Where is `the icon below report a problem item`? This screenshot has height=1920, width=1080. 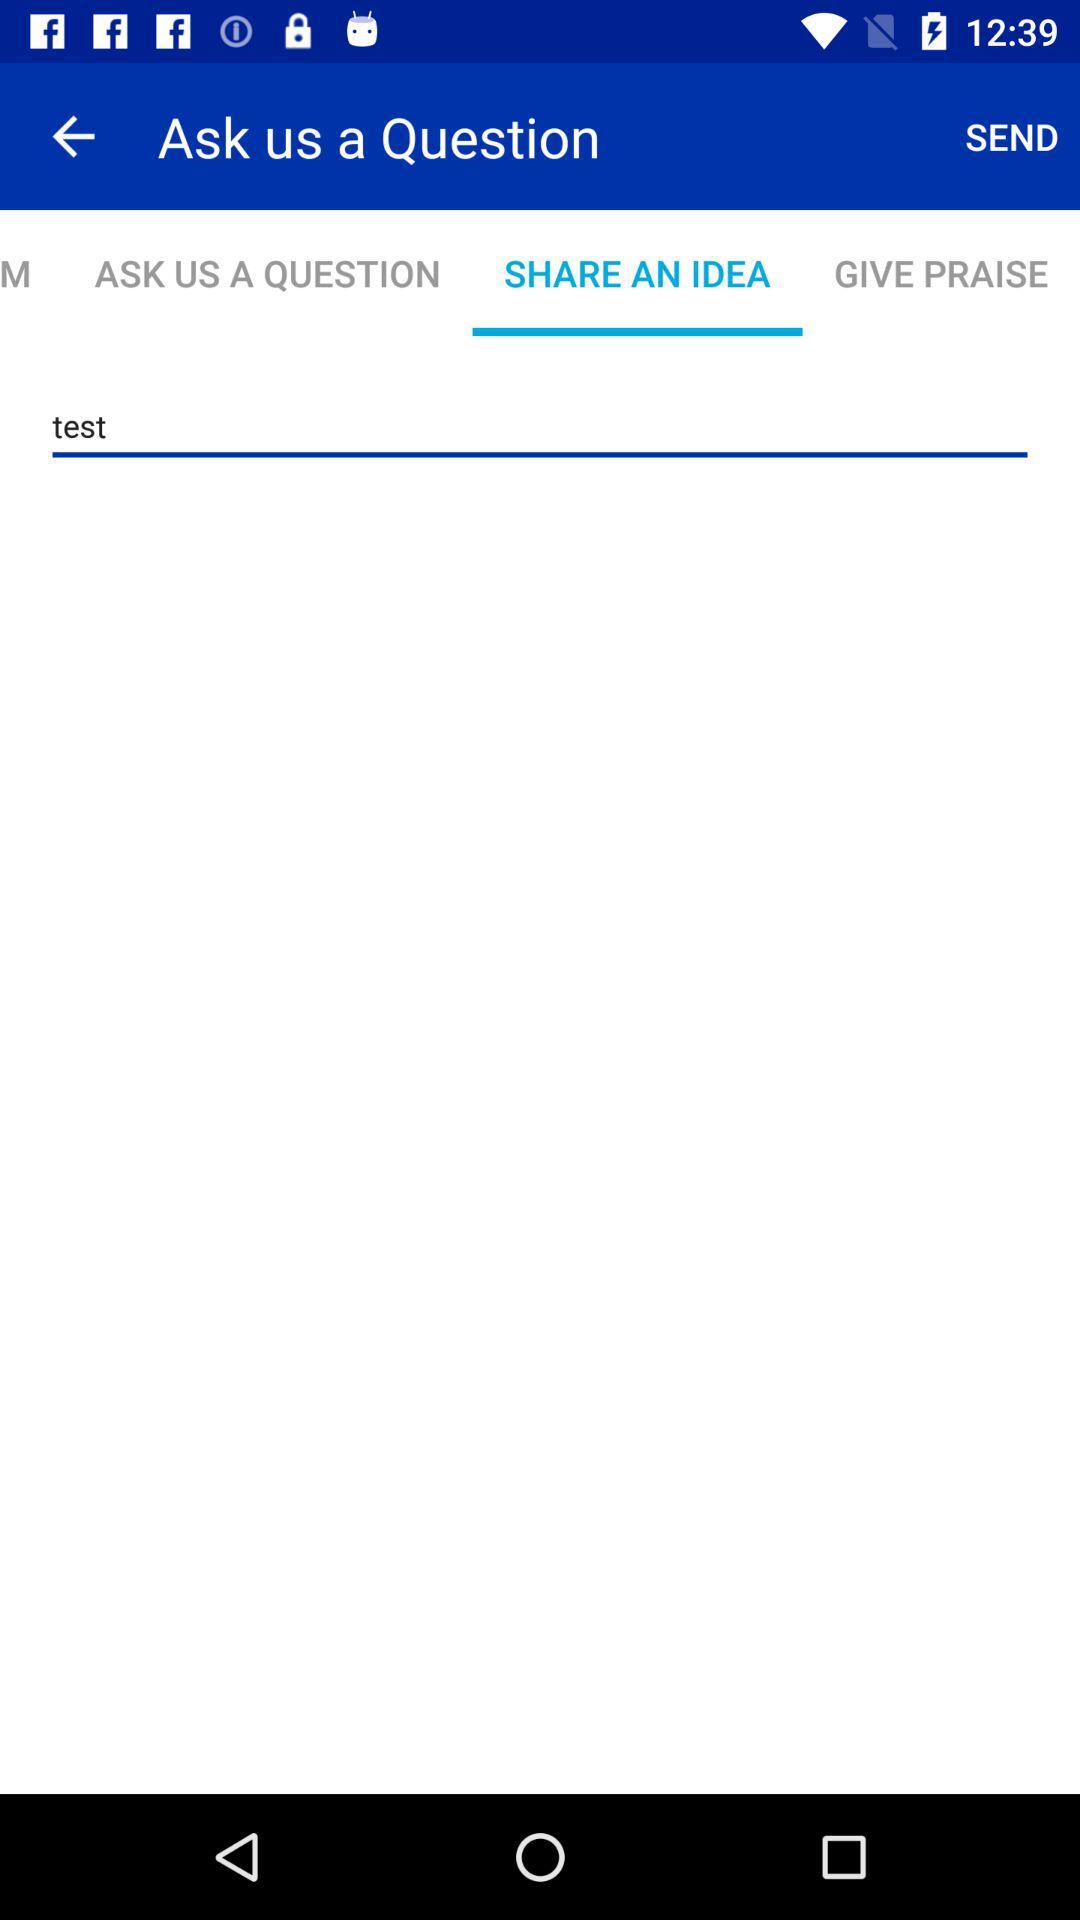 the icon below report a problem item is located at coordinates (540, 425).